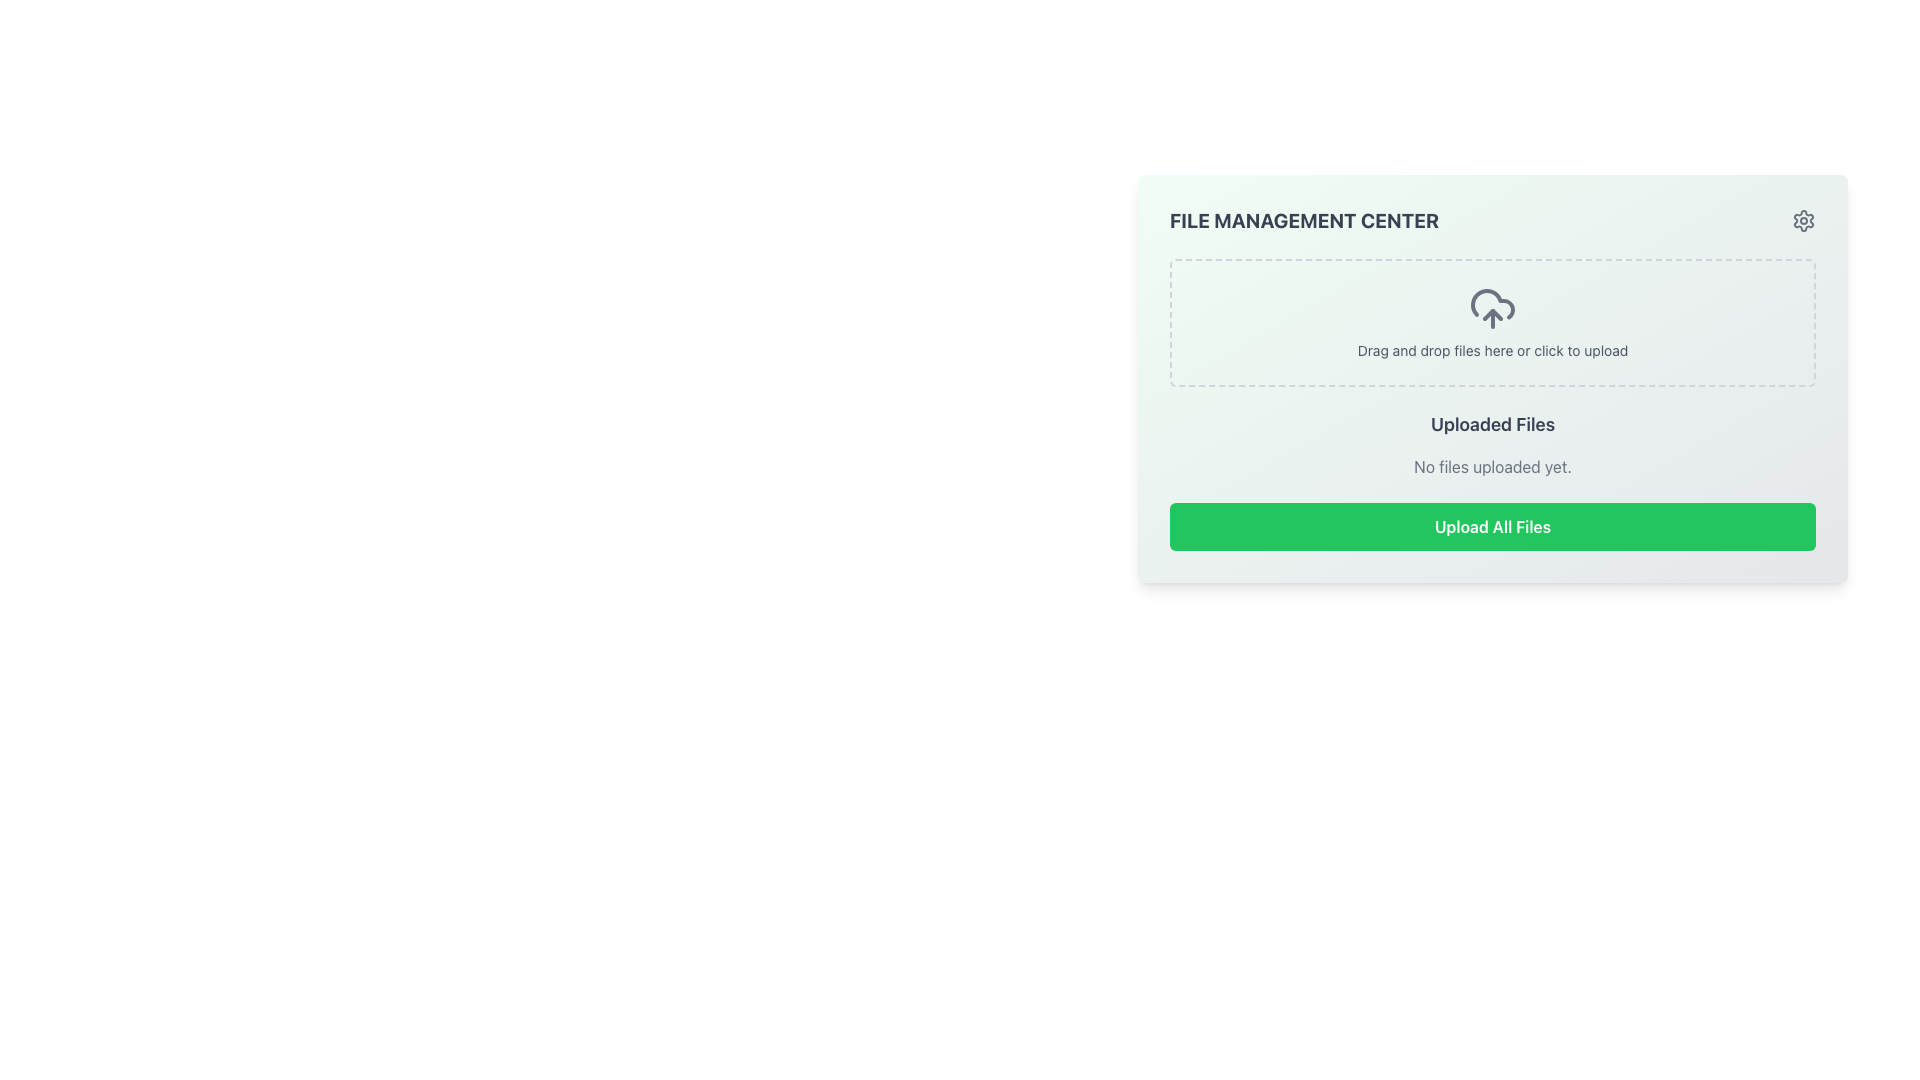 The image size is (1920, 1080). I want to click on the SVG-based gear icon located at the top-right corner of the 'File Management Center' card, so click(1804, 220).